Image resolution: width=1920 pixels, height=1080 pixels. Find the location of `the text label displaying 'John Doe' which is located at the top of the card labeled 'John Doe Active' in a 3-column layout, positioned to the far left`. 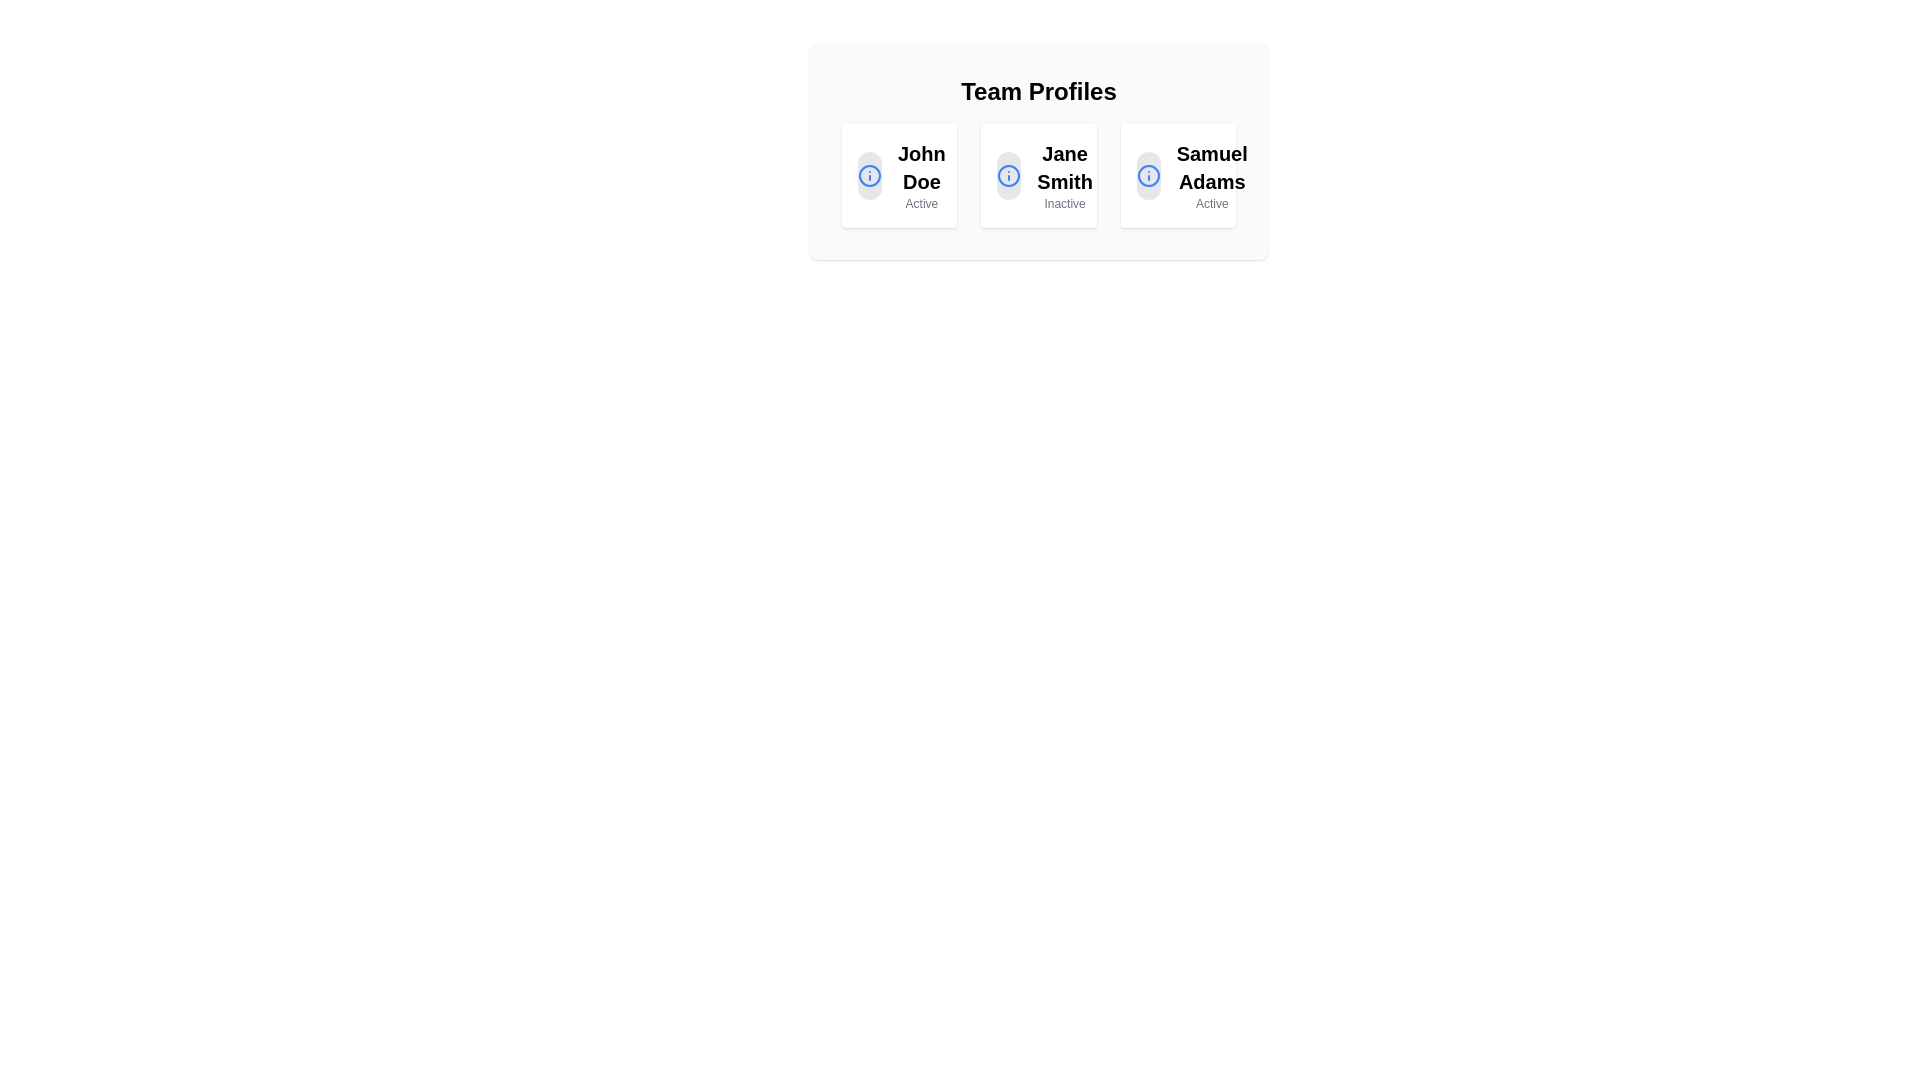

the text label displaying 'John Doe' which is located at the top of the card labeled 'John Doe Active' in a 3-column layout, positioned to the far left is located at coordinates (920, 167).